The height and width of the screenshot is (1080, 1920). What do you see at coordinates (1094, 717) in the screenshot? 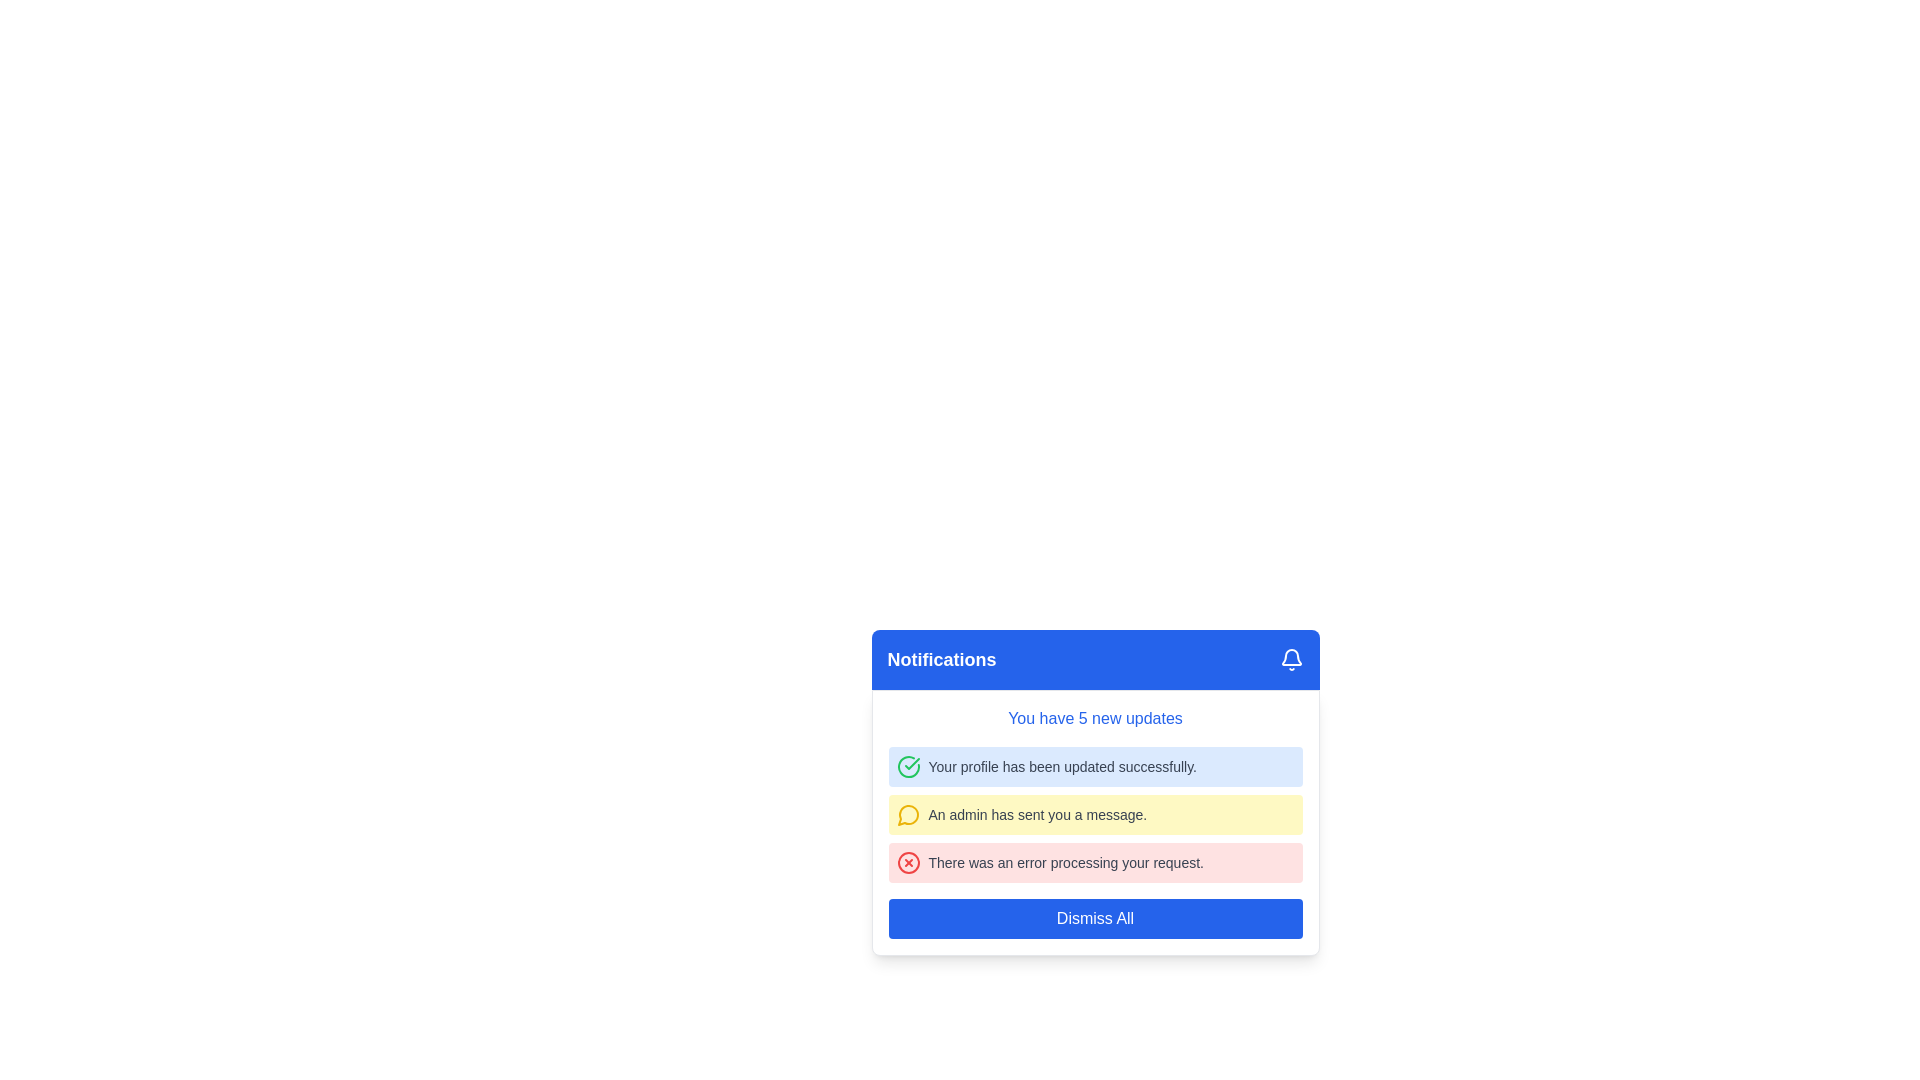
I see `the text label displaying 'You have 5 new updates', which is centrally aligned in blue font within the notification box` at bounding box center [1094, 717].